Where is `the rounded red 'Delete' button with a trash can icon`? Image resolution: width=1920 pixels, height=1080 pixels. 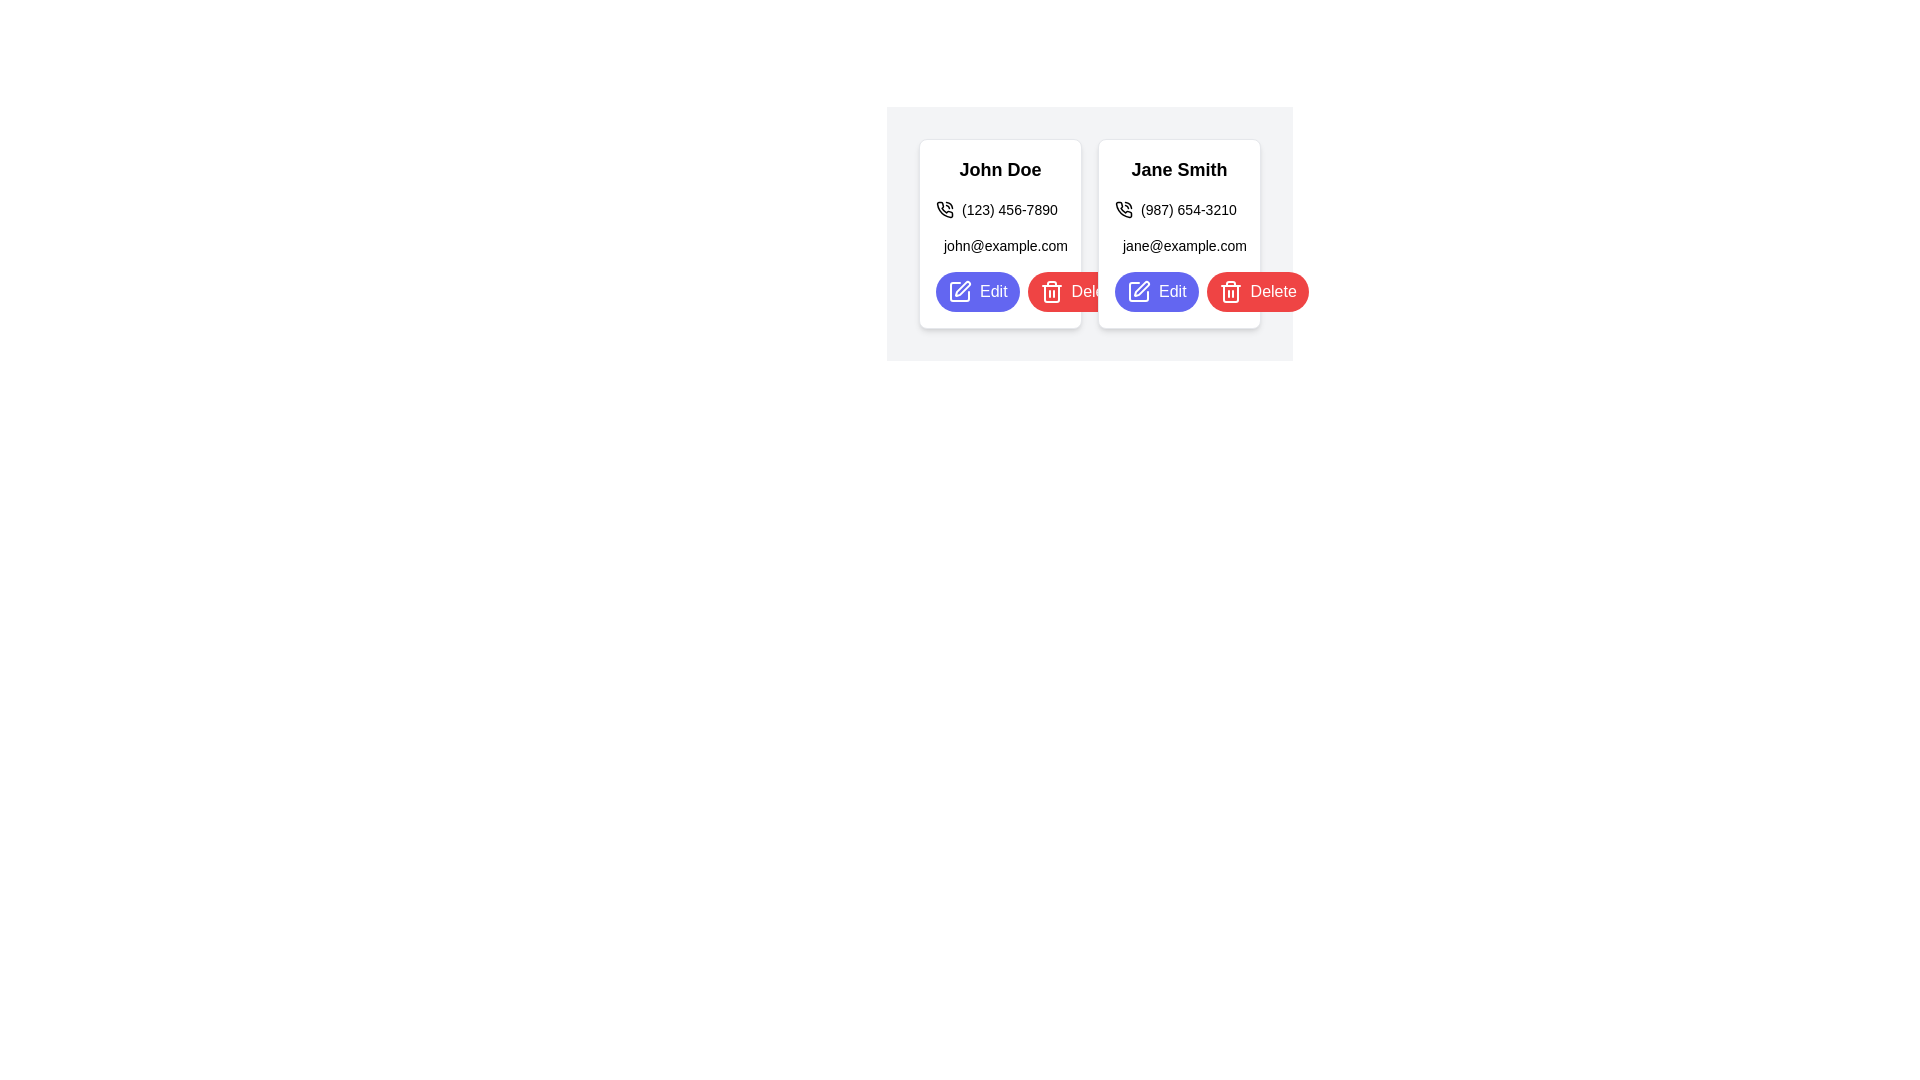
the rounded red 'Delete' button with a trash can icon is located at coordinates (1077, 292).